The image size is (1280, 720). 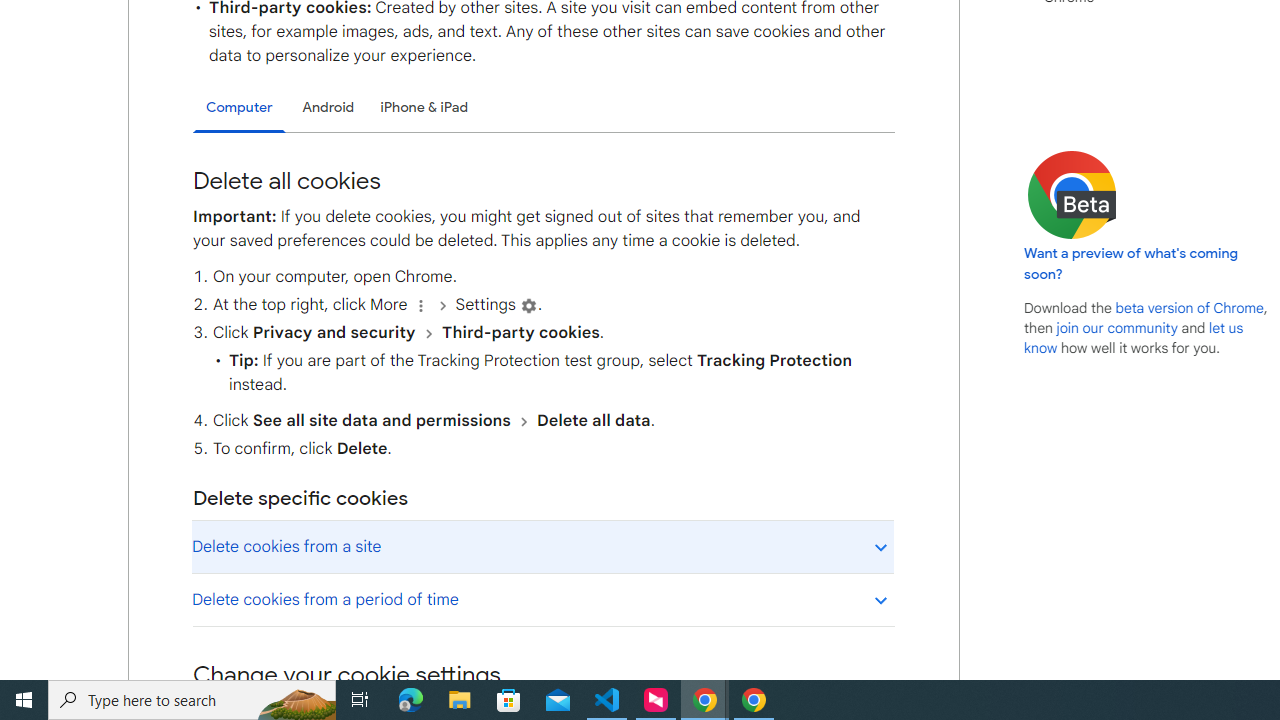 What do you see at coordinates (423, 107) in the screenshot?
I see `'iPhone & iPad'` at bounding box center [423, 107].